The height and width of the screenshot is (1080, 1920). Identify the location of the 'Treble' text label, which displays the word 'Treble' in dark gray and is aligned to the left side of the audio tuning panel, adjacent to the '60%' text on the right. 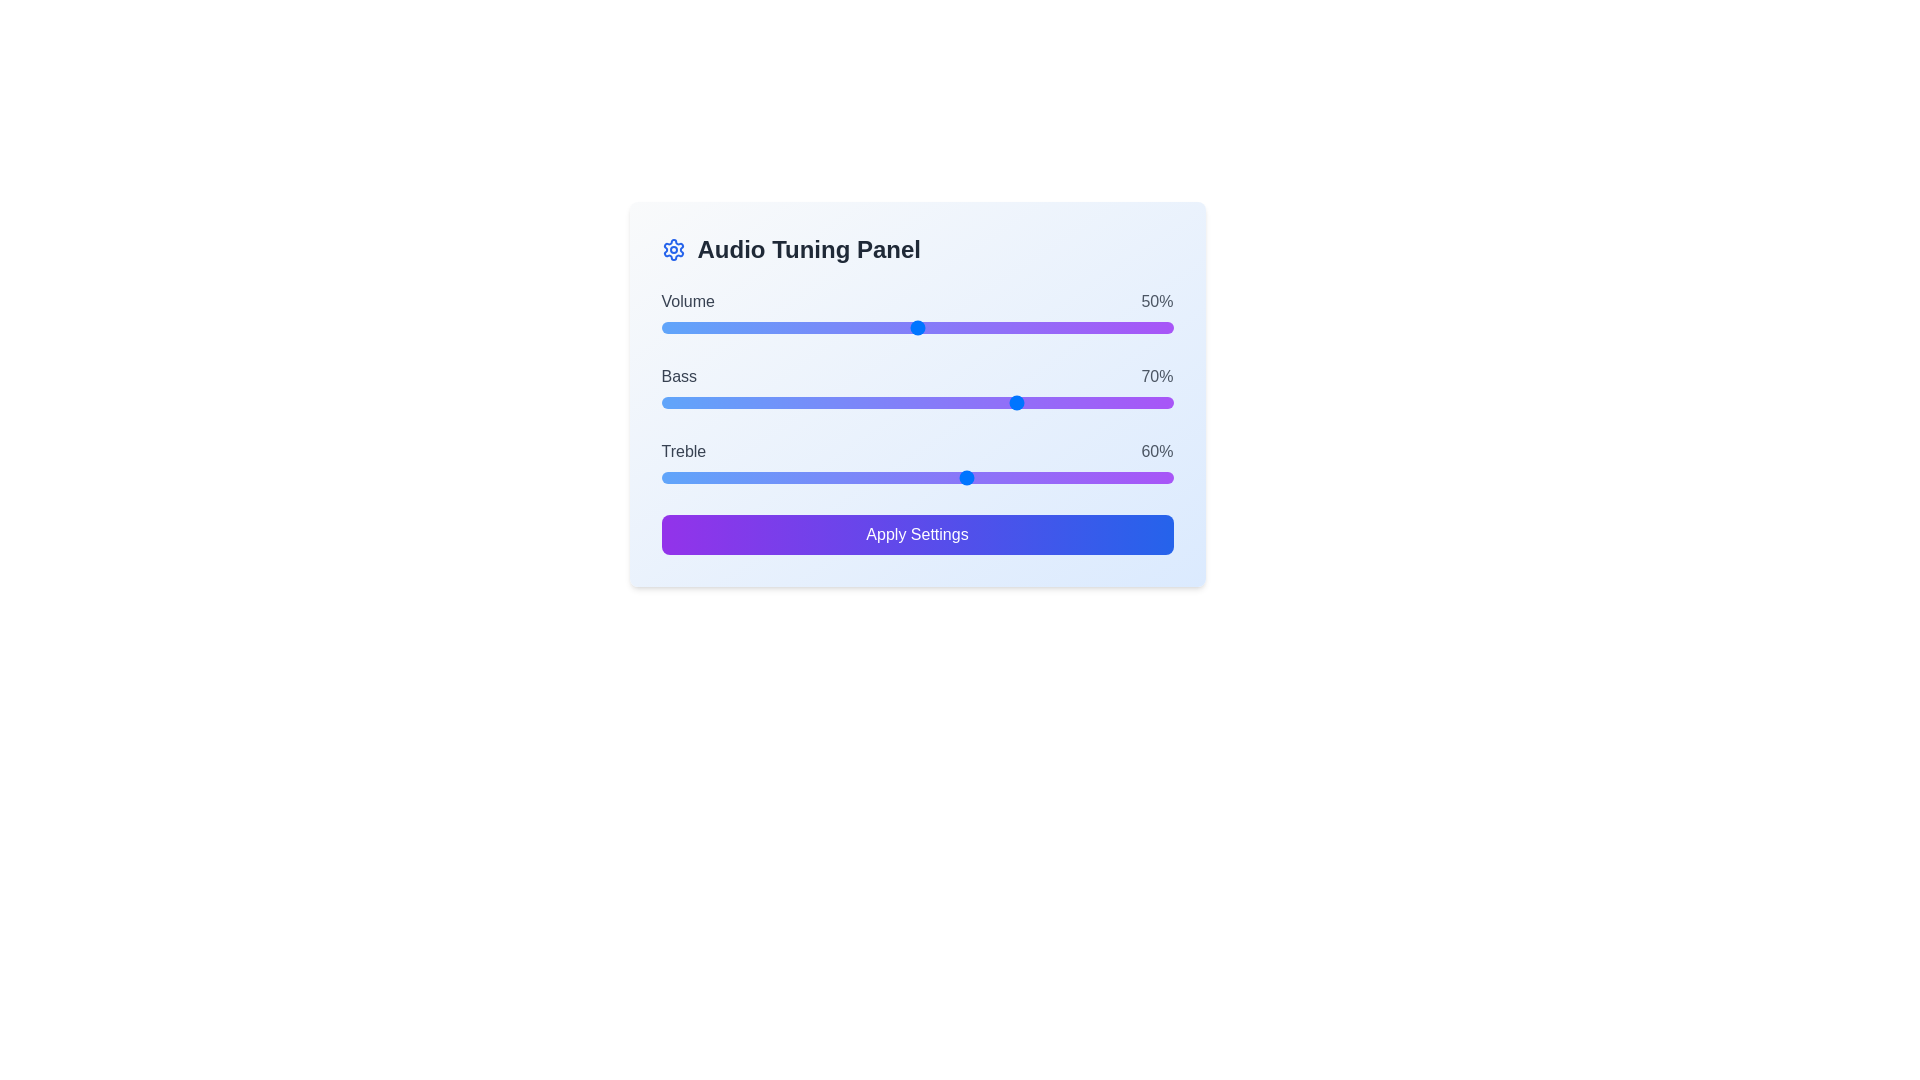
(683, 451).